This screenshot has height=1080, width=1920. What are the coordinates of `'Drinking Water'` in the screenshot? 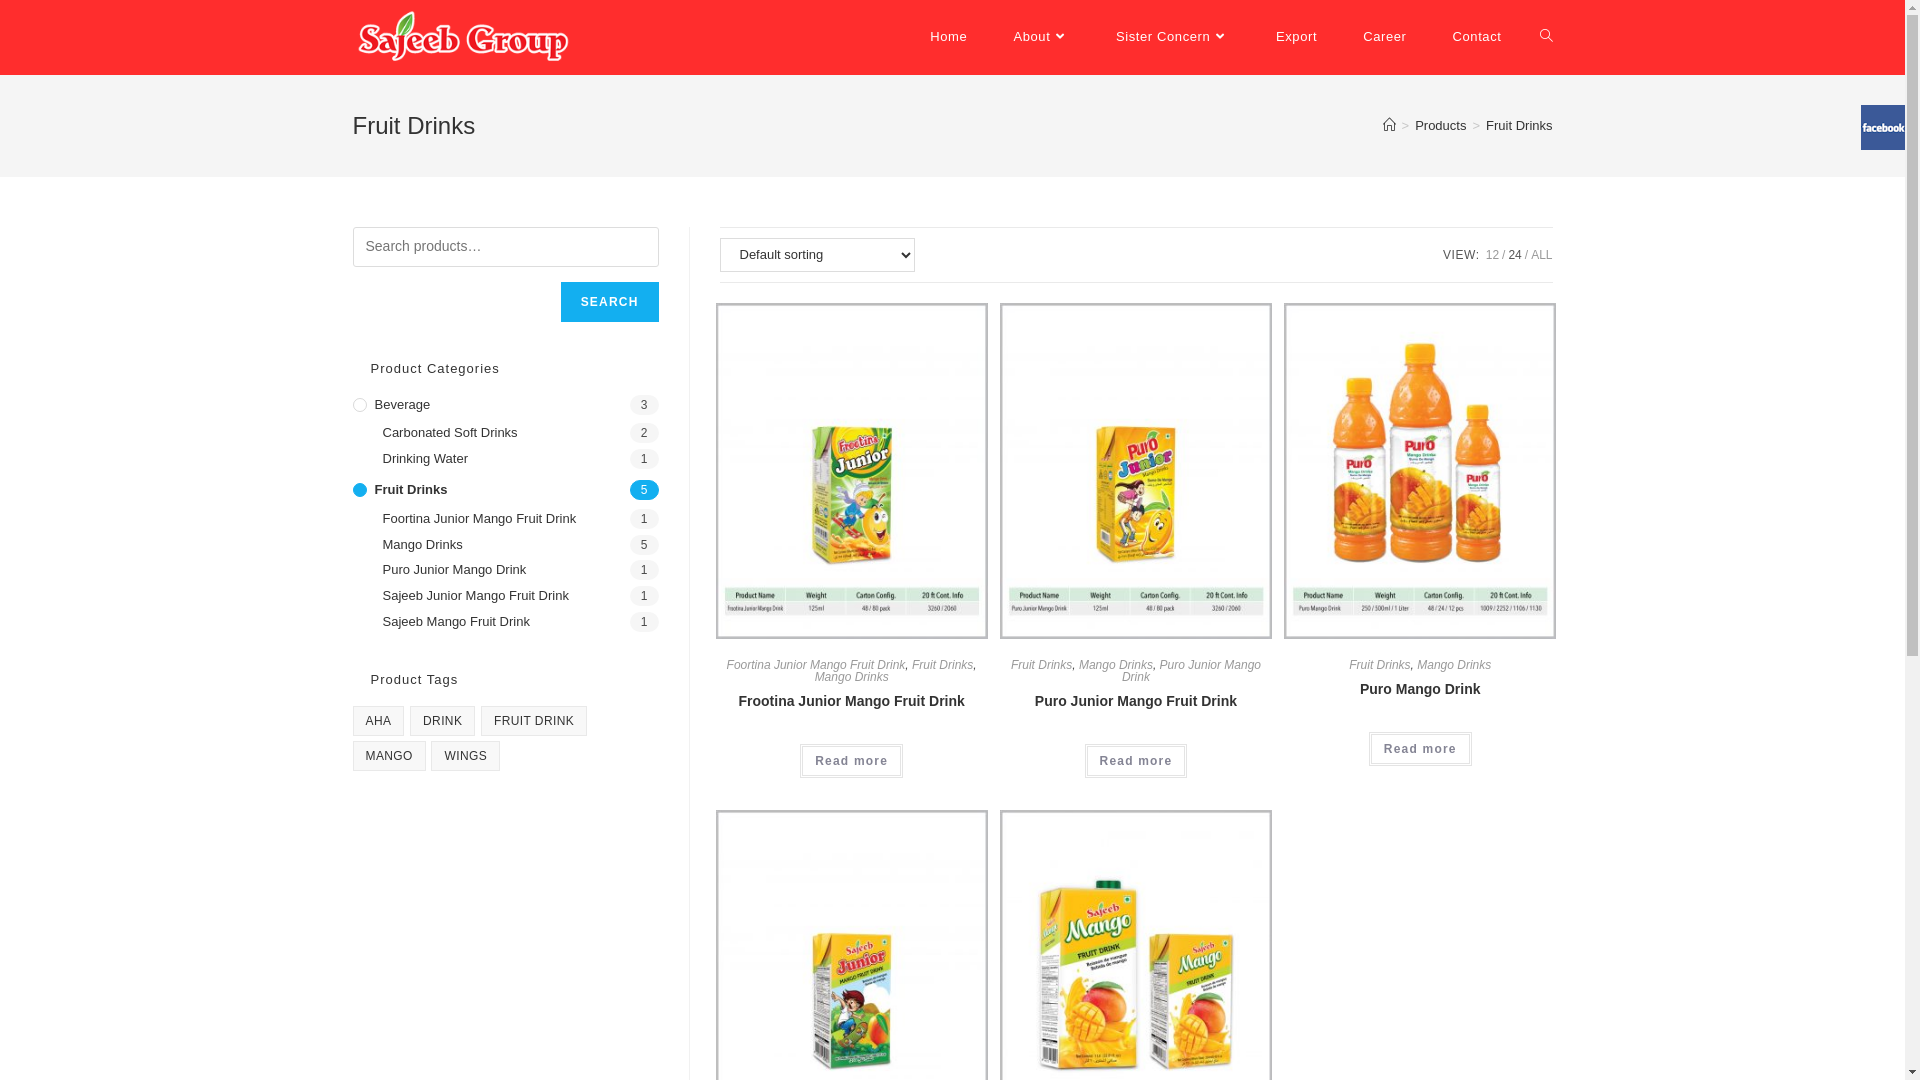 It's located at (382, 459).